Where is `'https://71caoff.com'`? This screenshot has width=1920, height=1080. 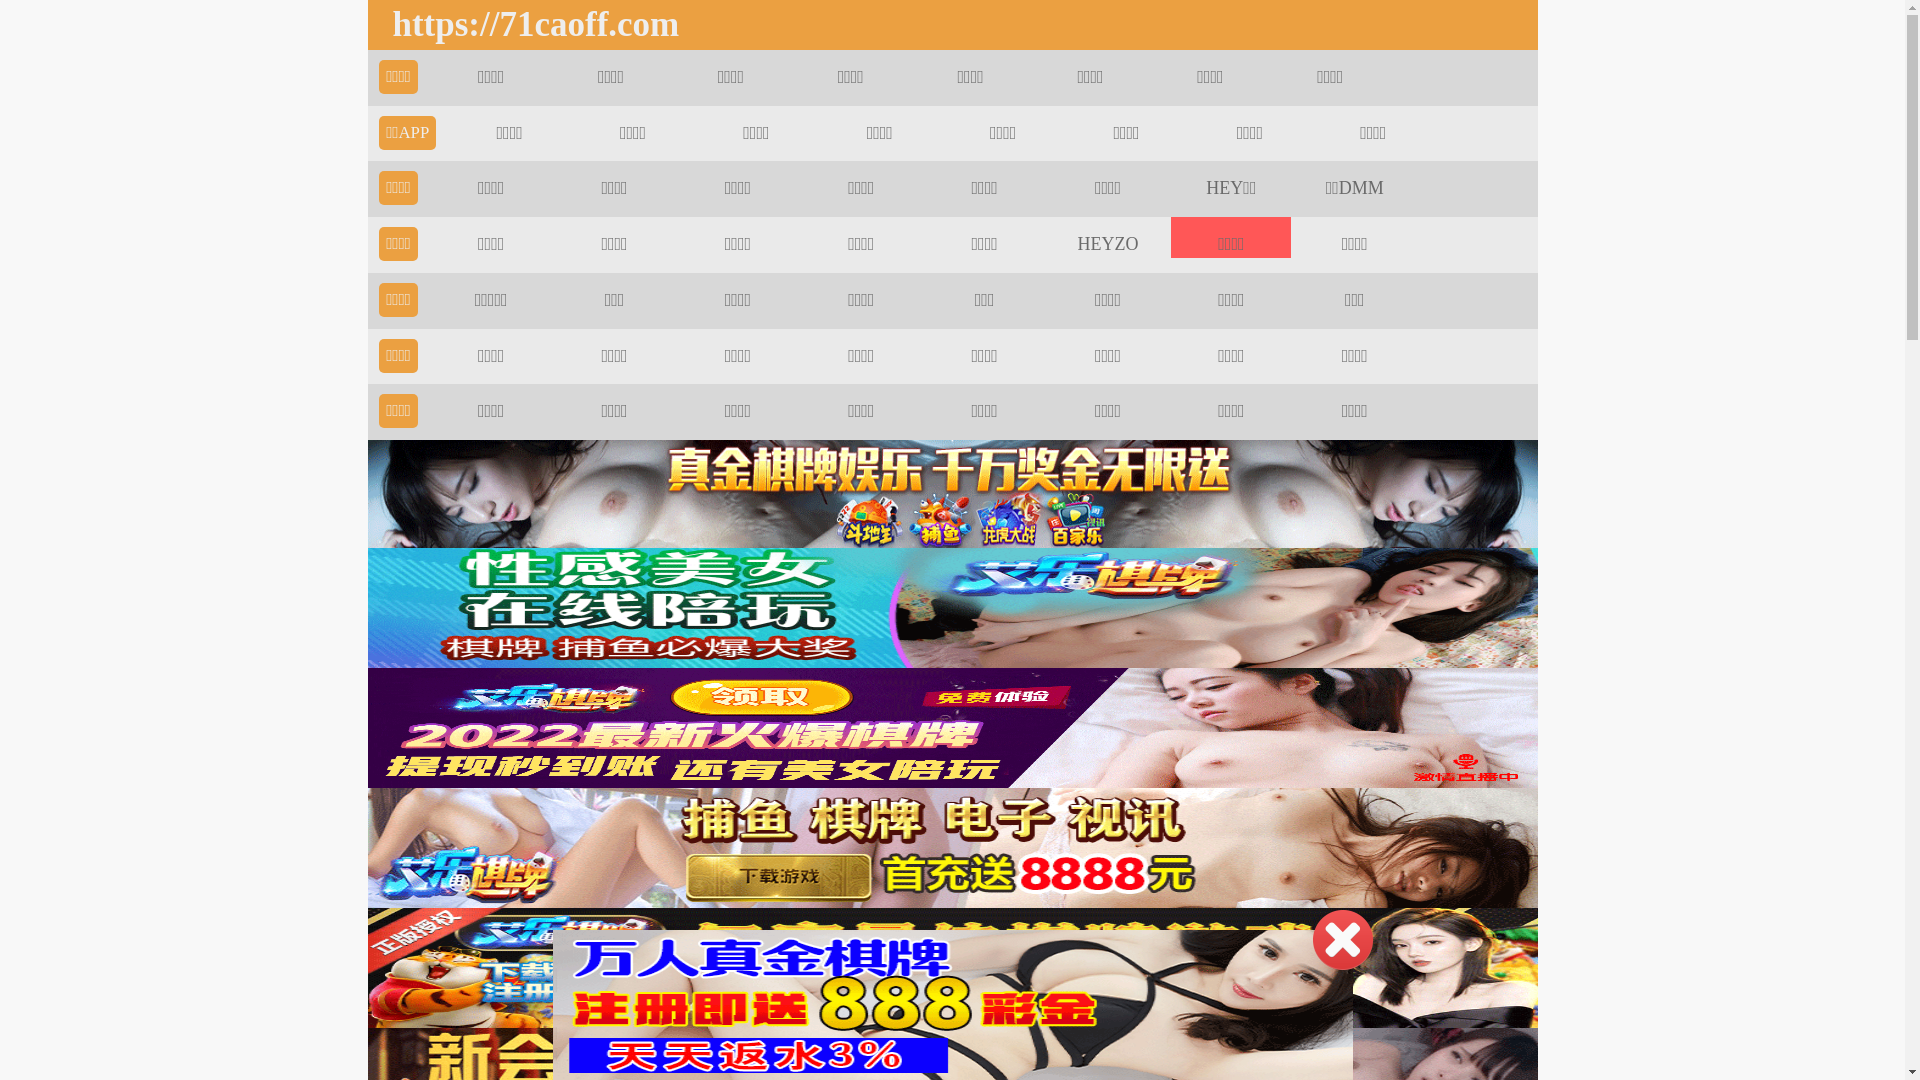 'https://71caoff.com' is located at coordinates (530, 24).